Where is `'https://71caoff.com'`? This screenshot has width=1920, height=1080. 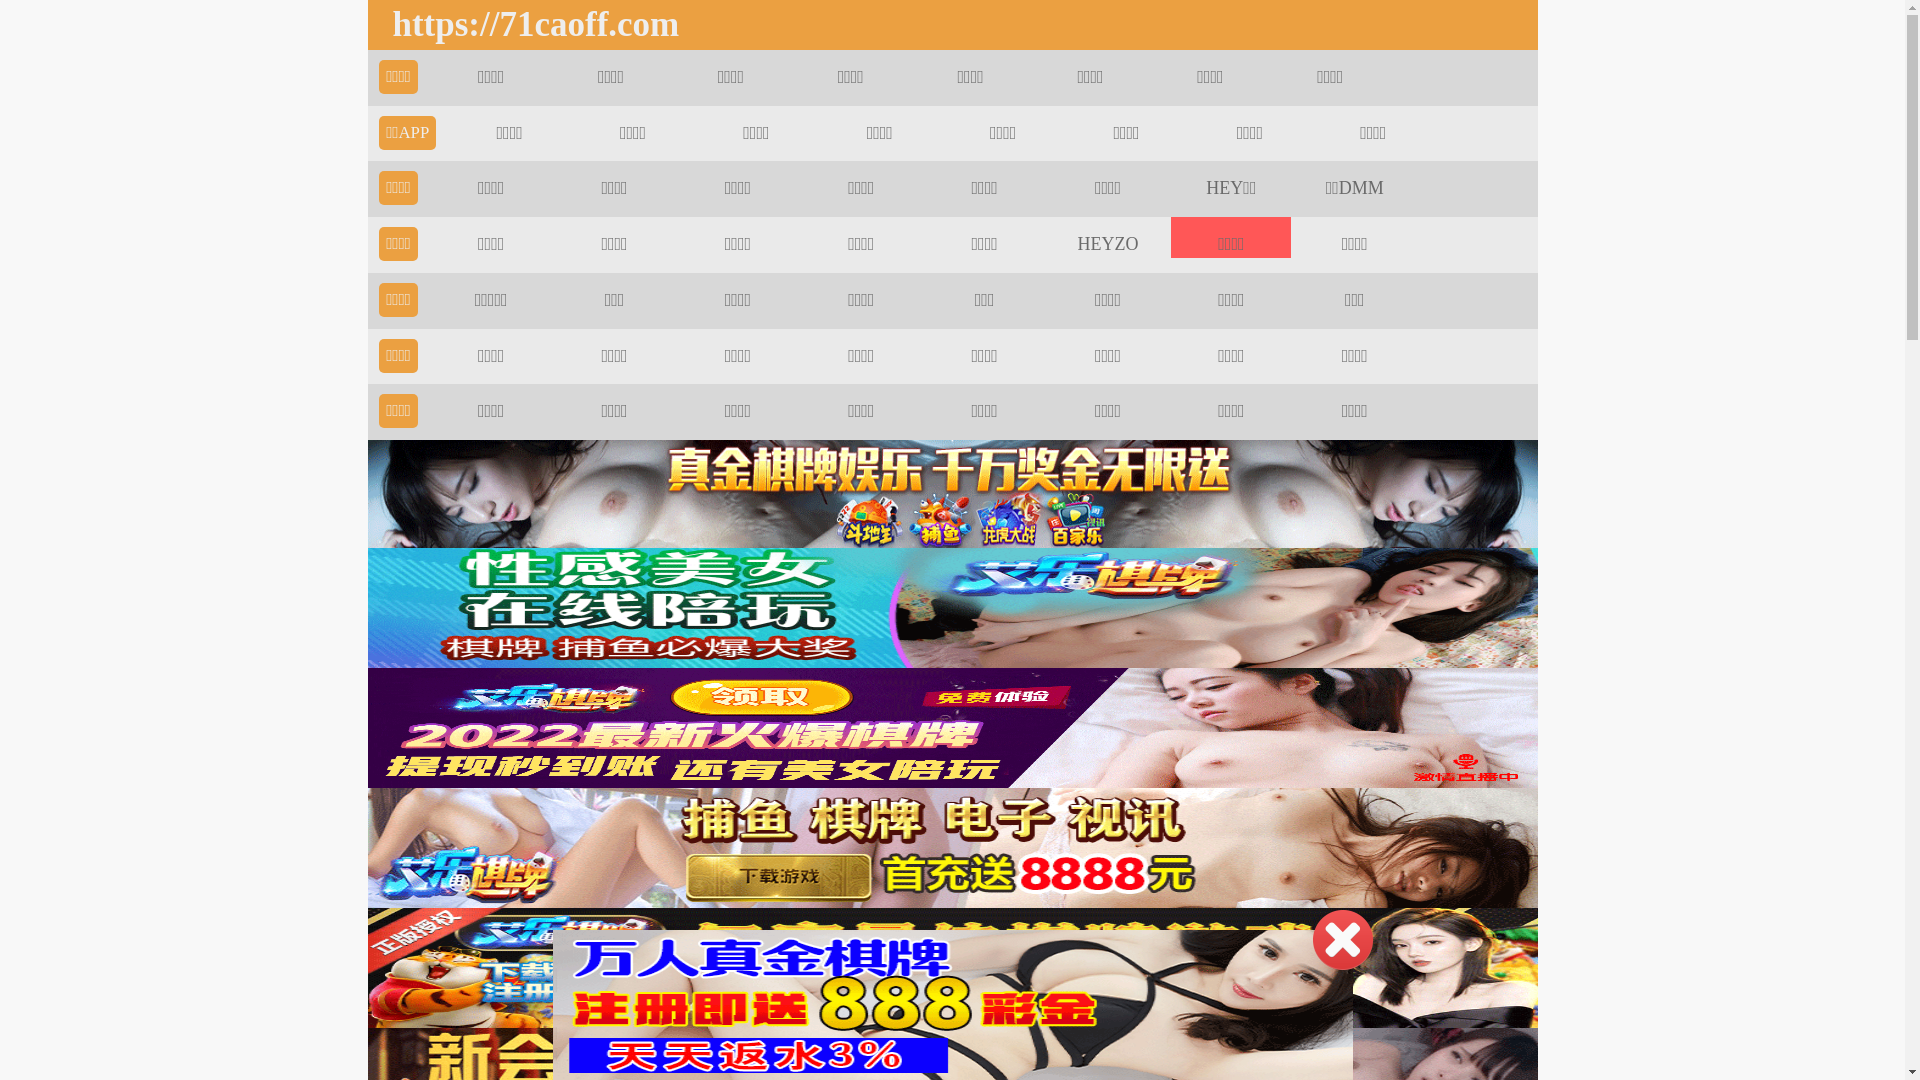 'https://71caoff.com' is located at coordinates (530, 24).